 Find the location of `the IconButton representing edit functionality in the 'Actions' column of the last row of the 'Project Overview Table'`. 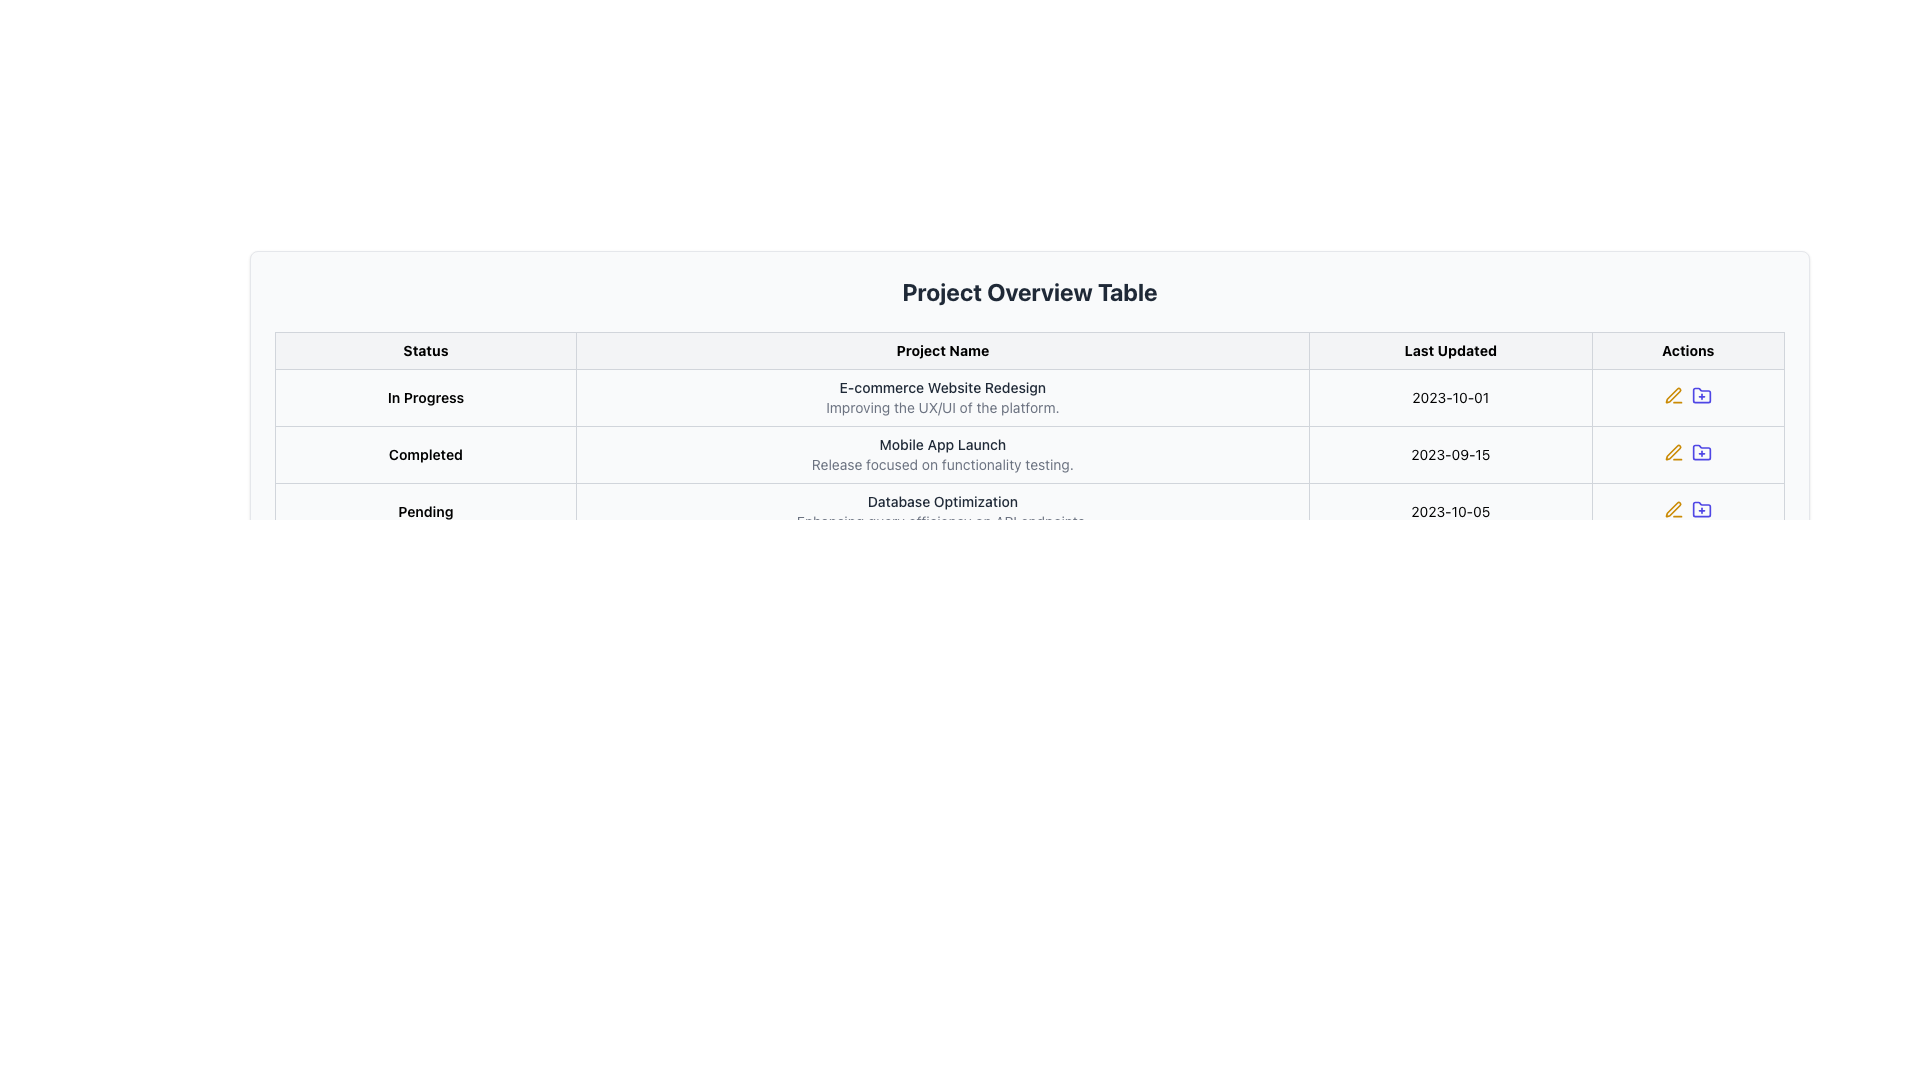

the IconButton representing edit functionality in the 'Actions' column of the last row of the 'Project Overview Table' is located at coordinates (1674, 508).